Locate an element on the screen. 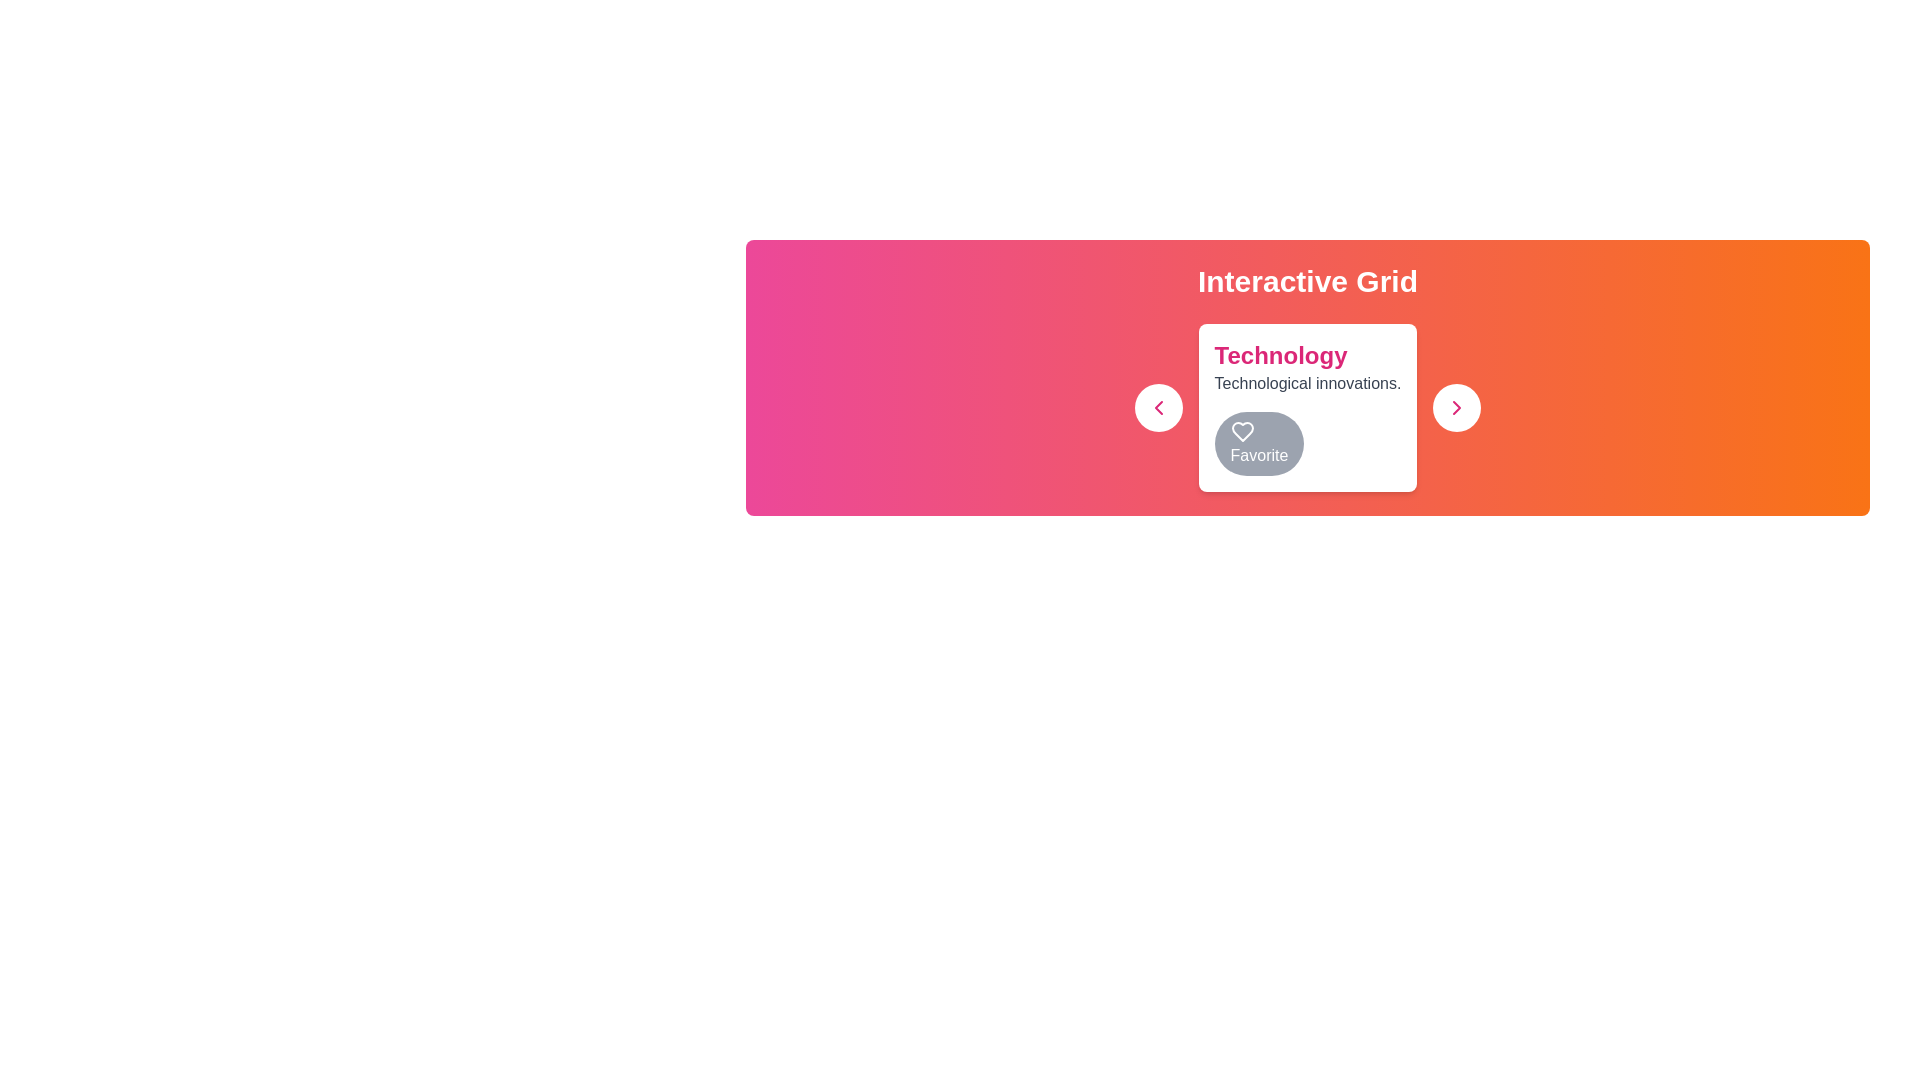  the arrow in the bottom-right circular navigation button is located at coordinates (1457, 407).